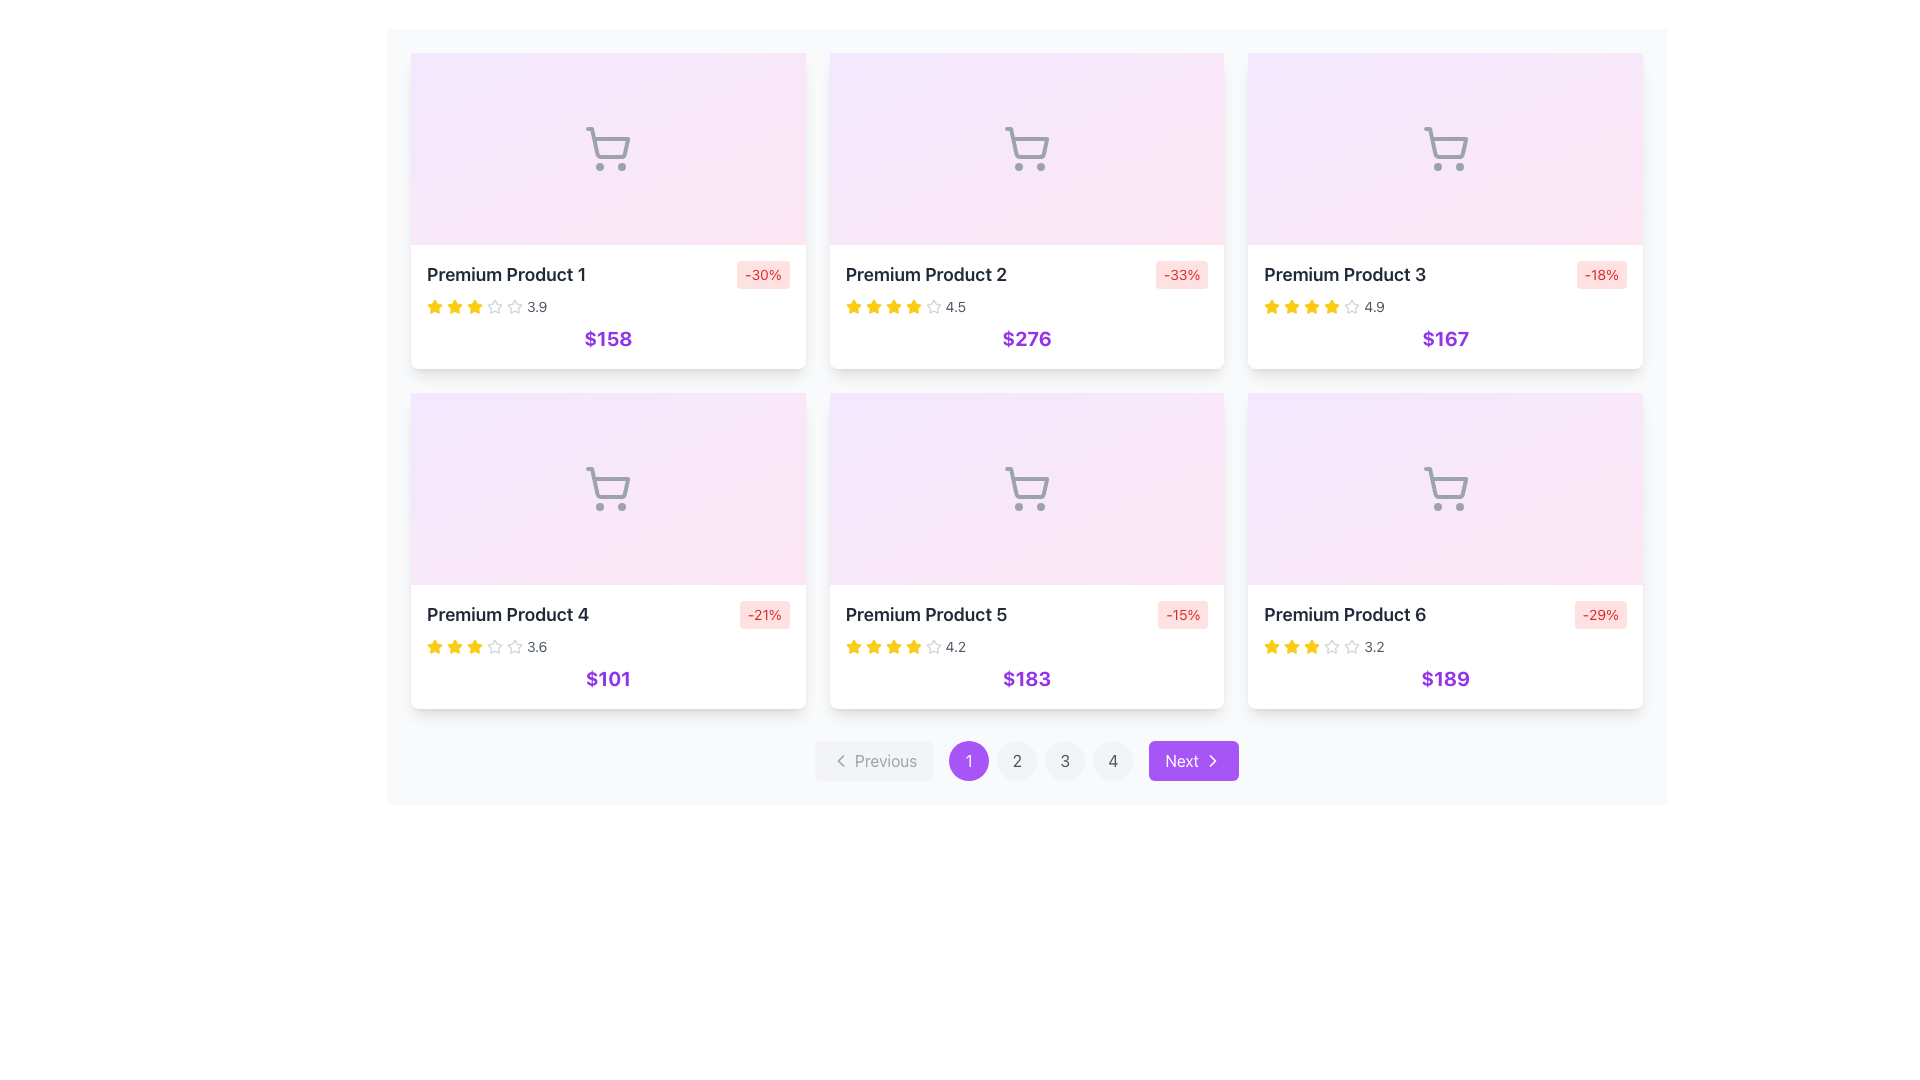  What do you see at coordinates (1027, 148) in the screenshot?
I see `the shopping cart icon with a thin, rounded outline located in the second card (Premium Product 2) of the upper row in a 2x3 grid layout` at bounding box center [1027, 148].